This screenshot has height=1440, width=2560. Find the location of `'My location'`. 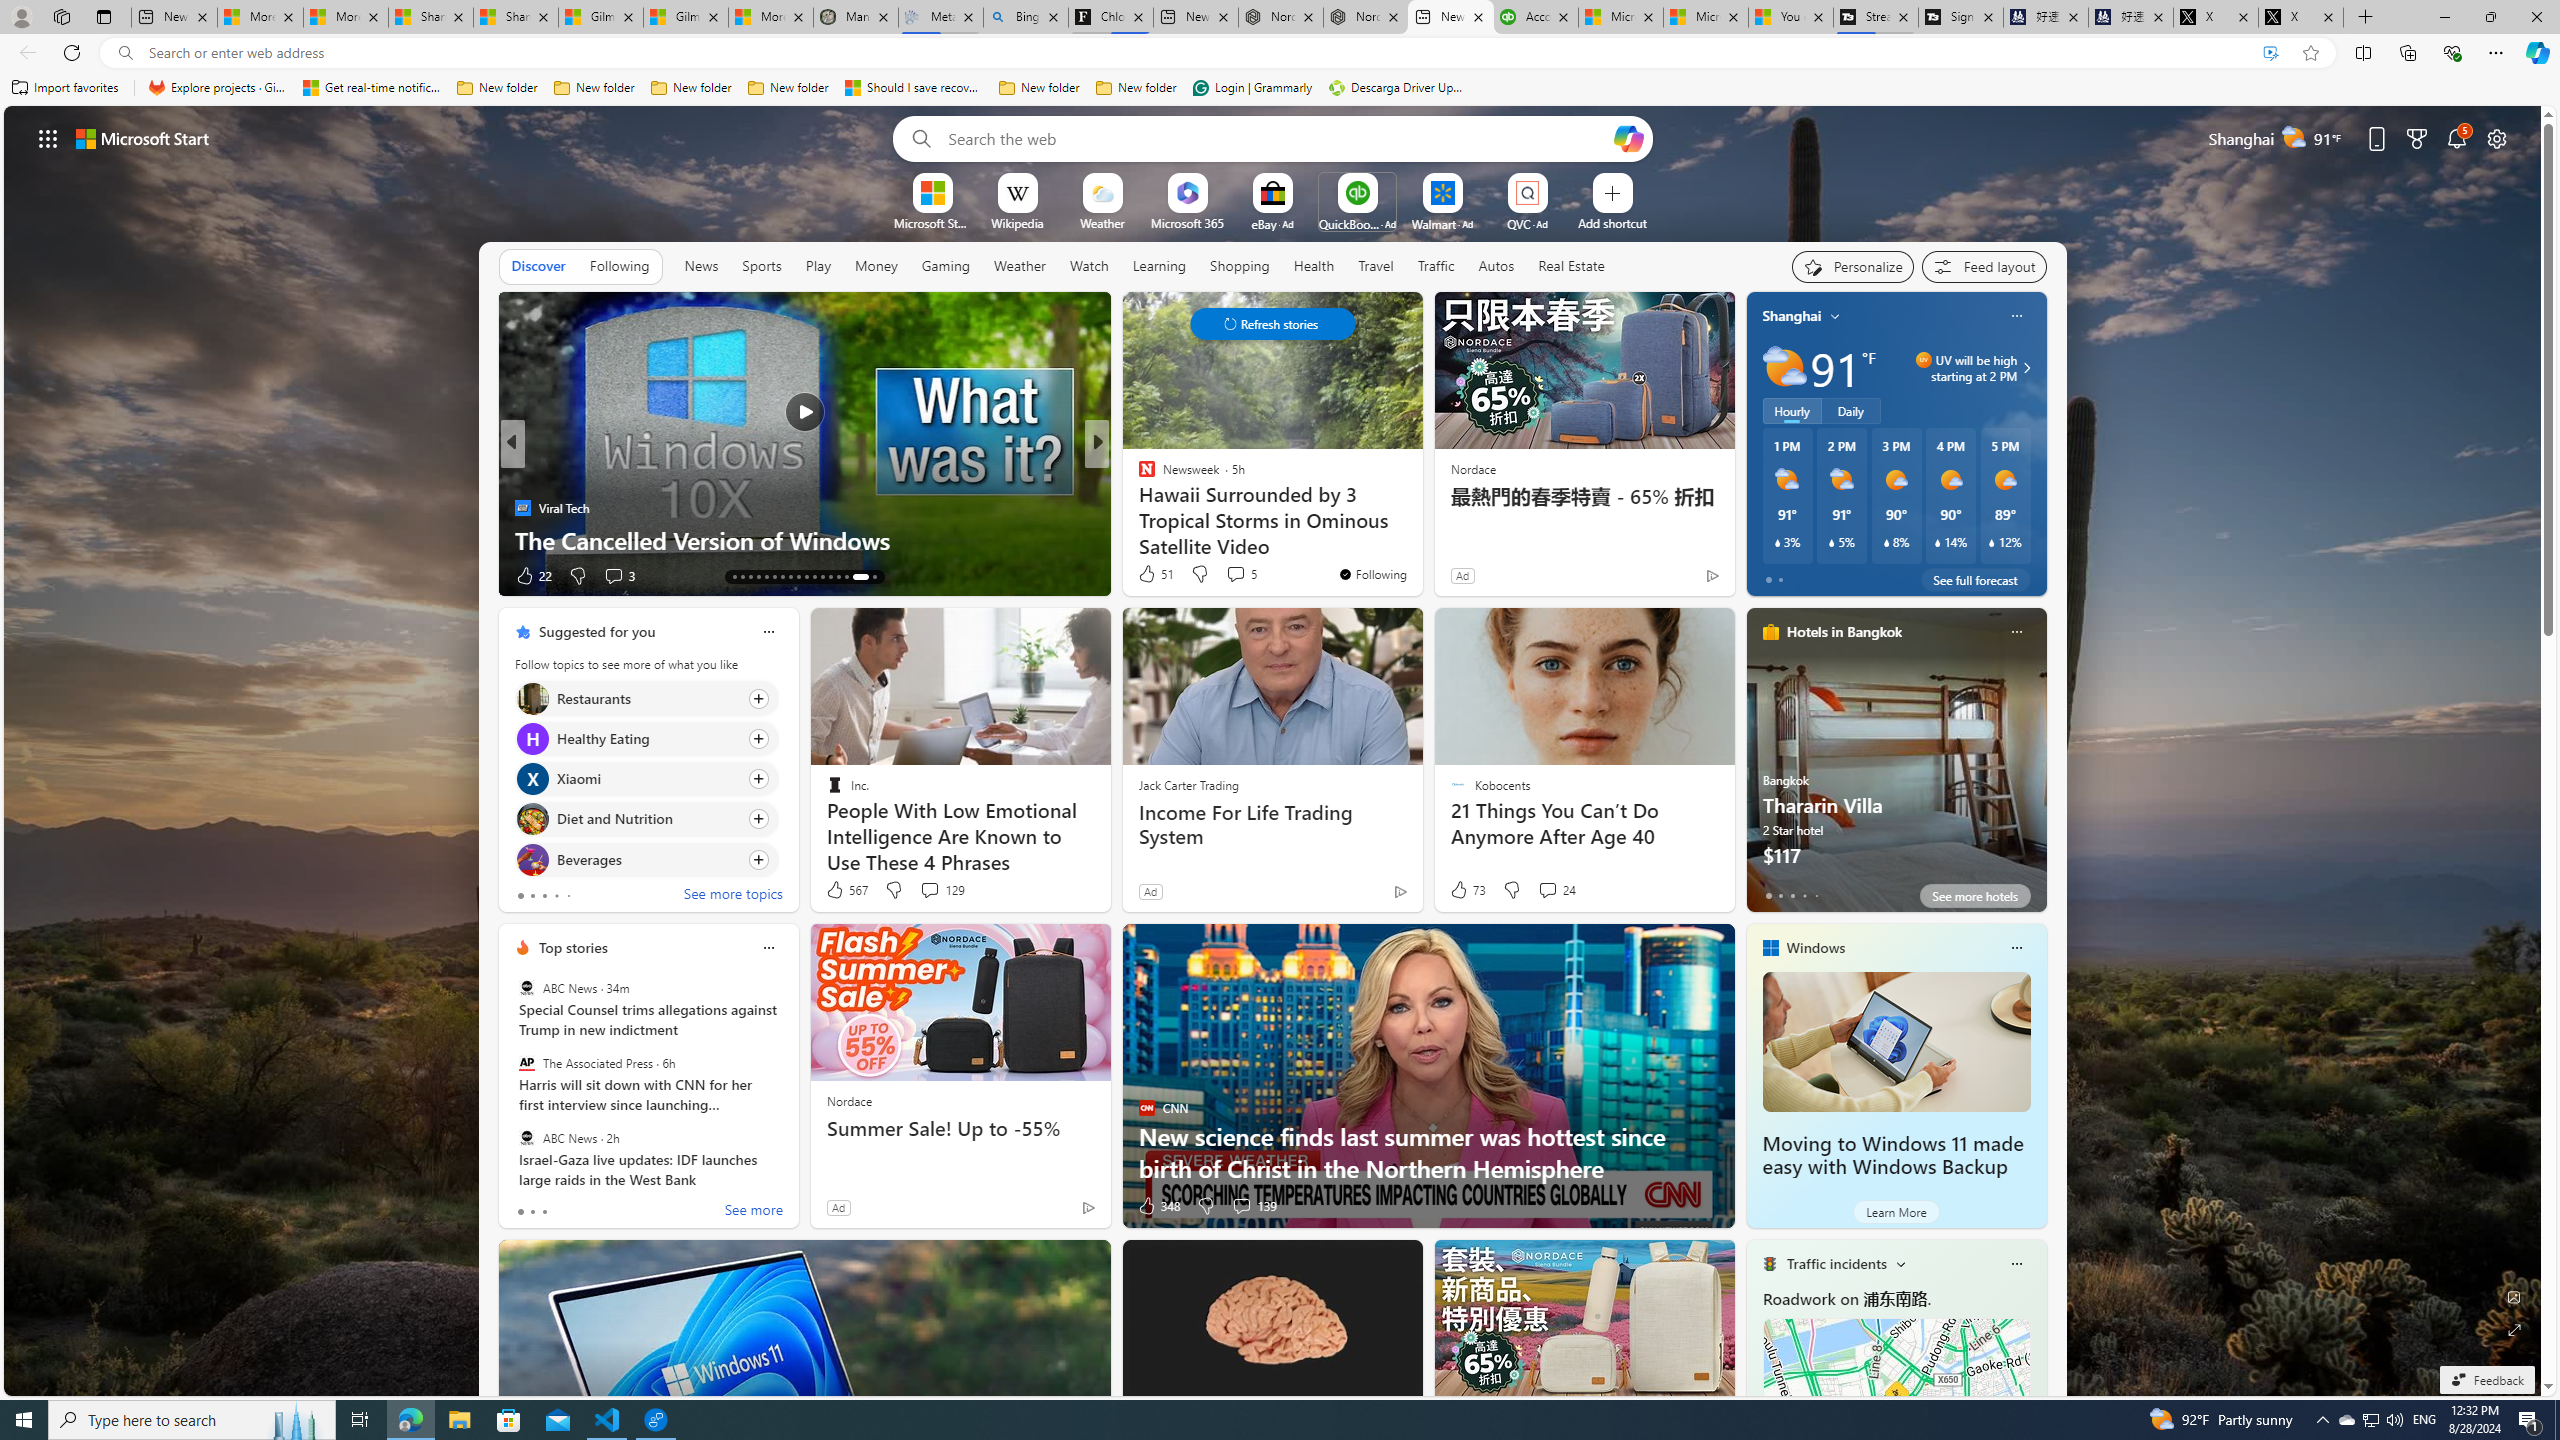

'My location' is located at coordinates (1834, 315).